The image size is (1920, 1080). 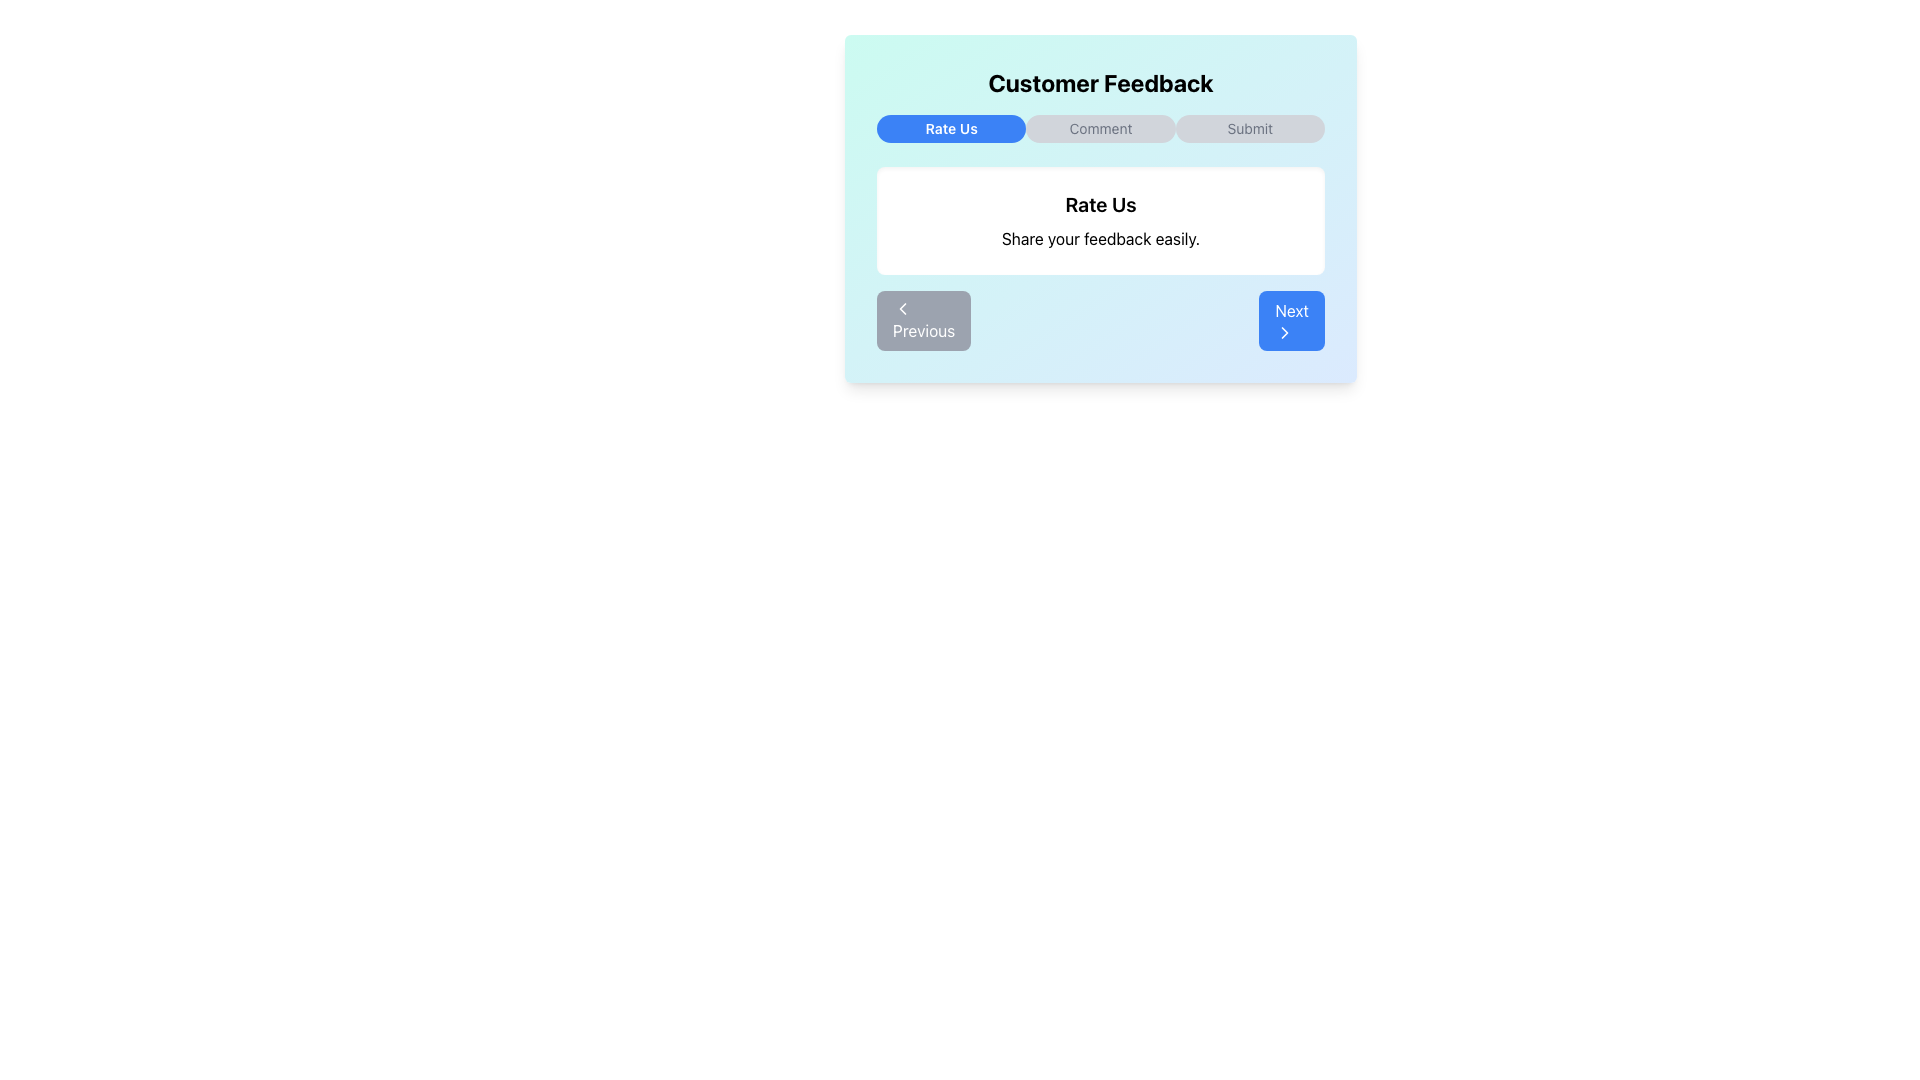 What do you see at coordinates (1292, 319) in the screenshot?
I see `the 'Next' button, which has a blue background and white text with a right-pointing chevron icon` at bounding box center [1292, 319].